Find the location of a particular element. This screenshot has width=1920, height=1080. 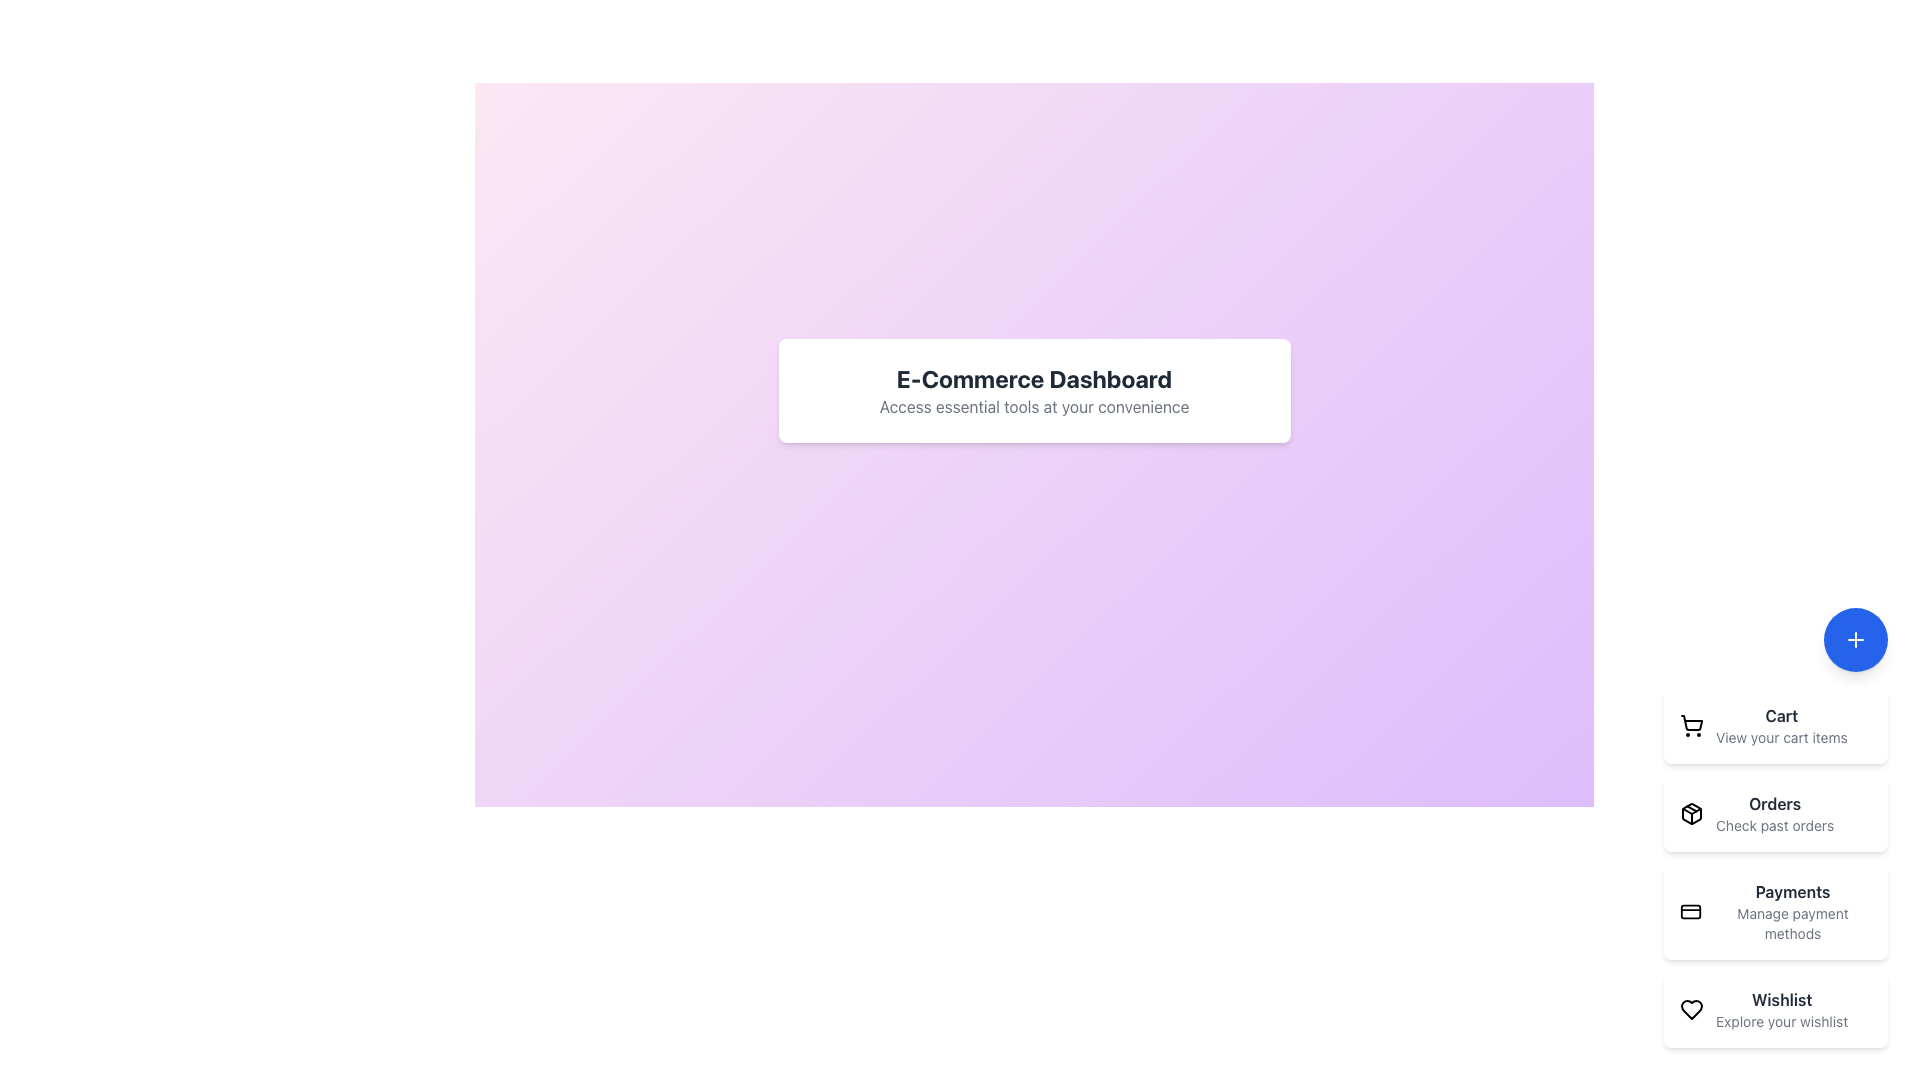

the heart outline icon, which is part of the 'Wishlist' feature located at the far left of the interactive component in the menu is located at coordinates (1690, 1010).